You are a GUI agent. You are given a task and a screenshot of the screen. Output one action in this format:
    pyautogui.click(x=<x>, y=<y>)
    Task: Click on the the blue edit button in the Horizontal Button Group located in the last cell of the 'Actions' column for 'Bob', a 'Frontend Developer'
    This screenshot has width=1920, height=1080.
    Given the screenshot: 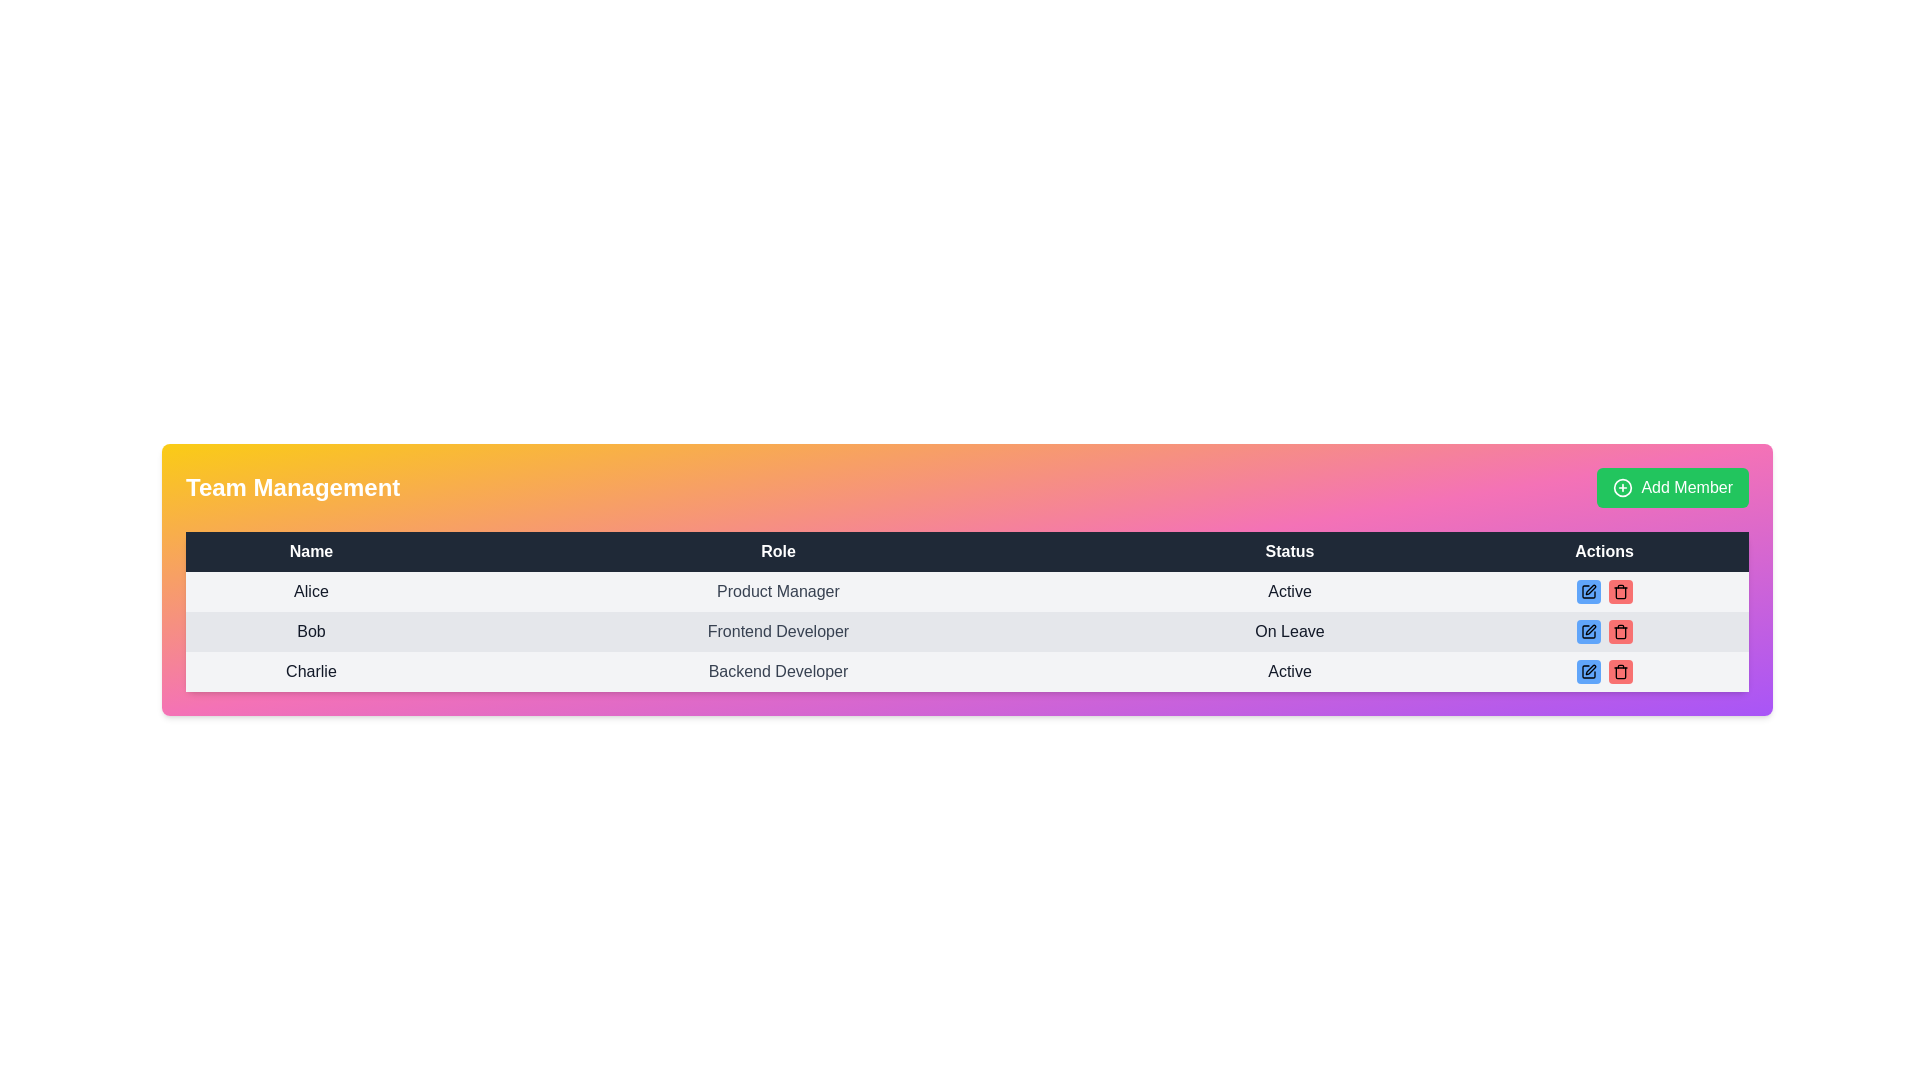 What is the action you would take?
    pyautogui.click(x=1604, y=632)
    